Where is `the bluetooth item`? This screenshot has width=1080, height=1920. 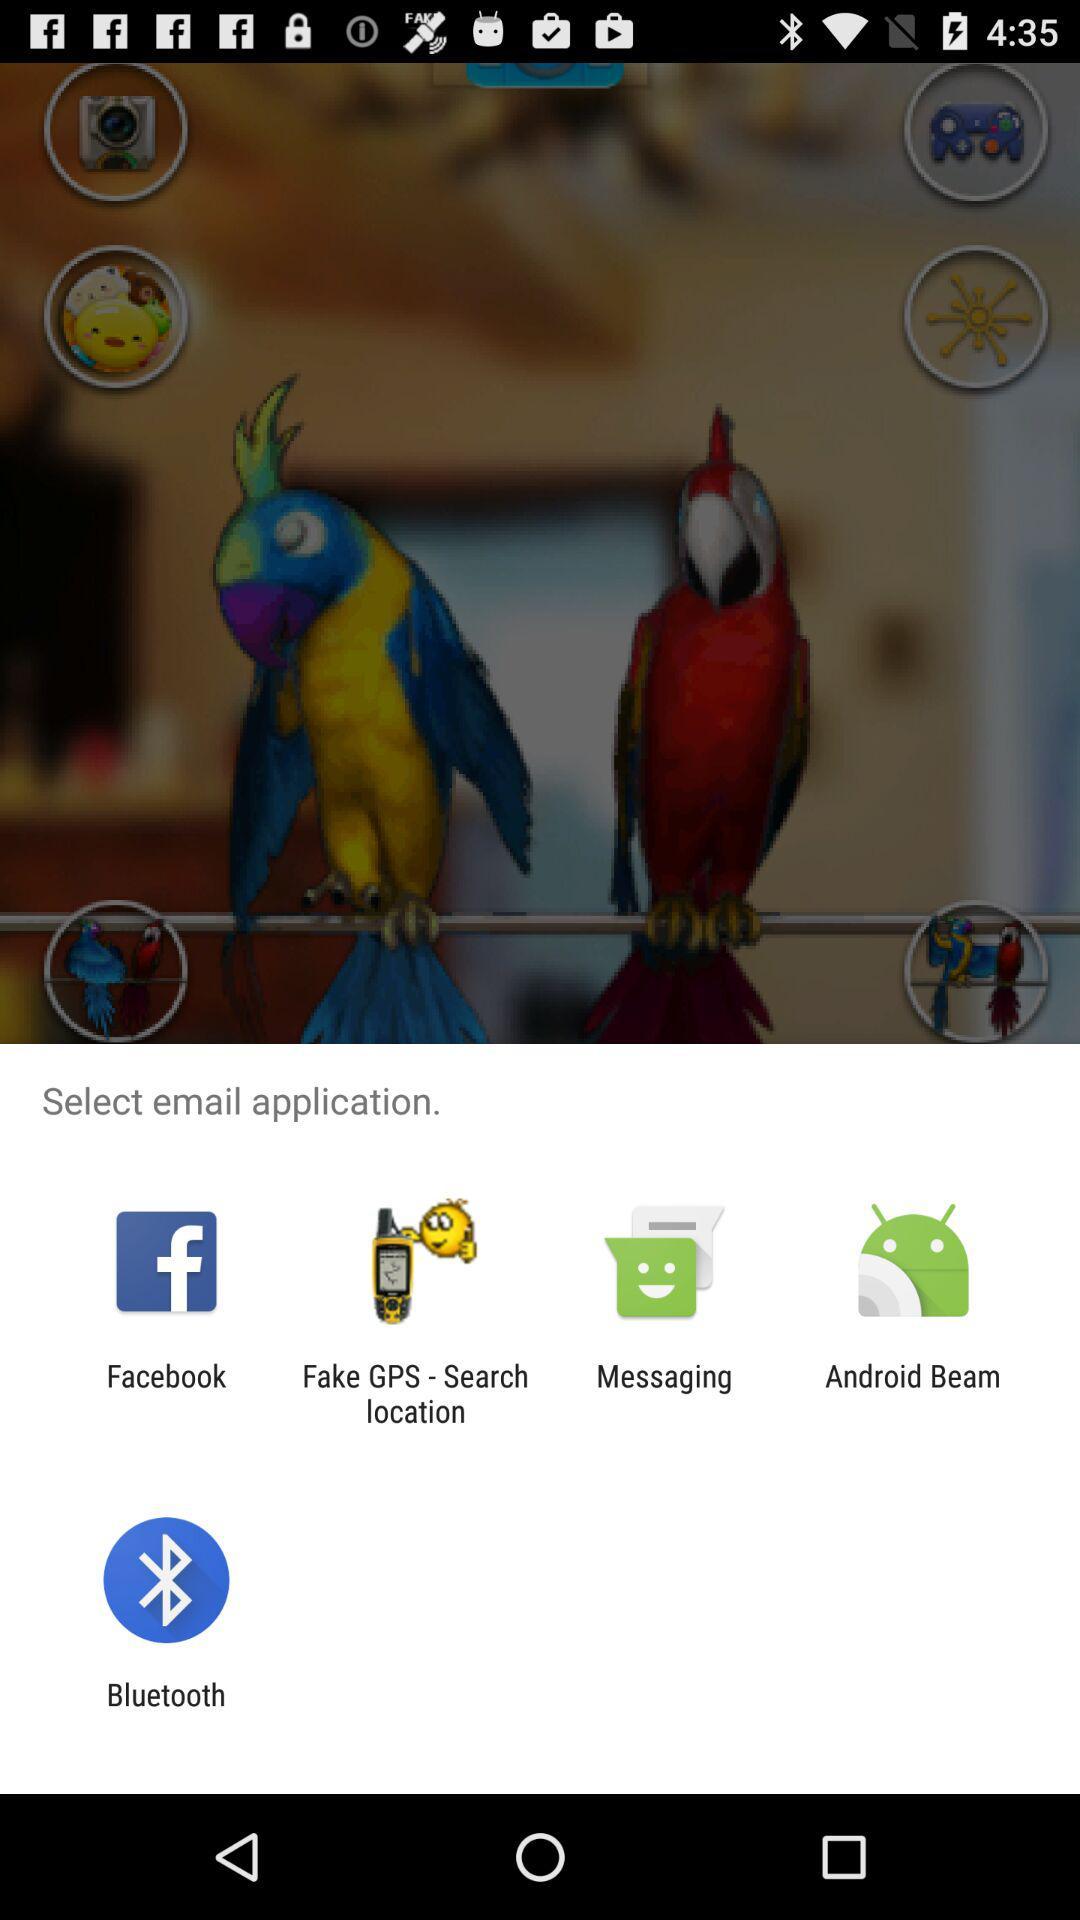 the bluetooth item is located at coordinates (165, 1711).